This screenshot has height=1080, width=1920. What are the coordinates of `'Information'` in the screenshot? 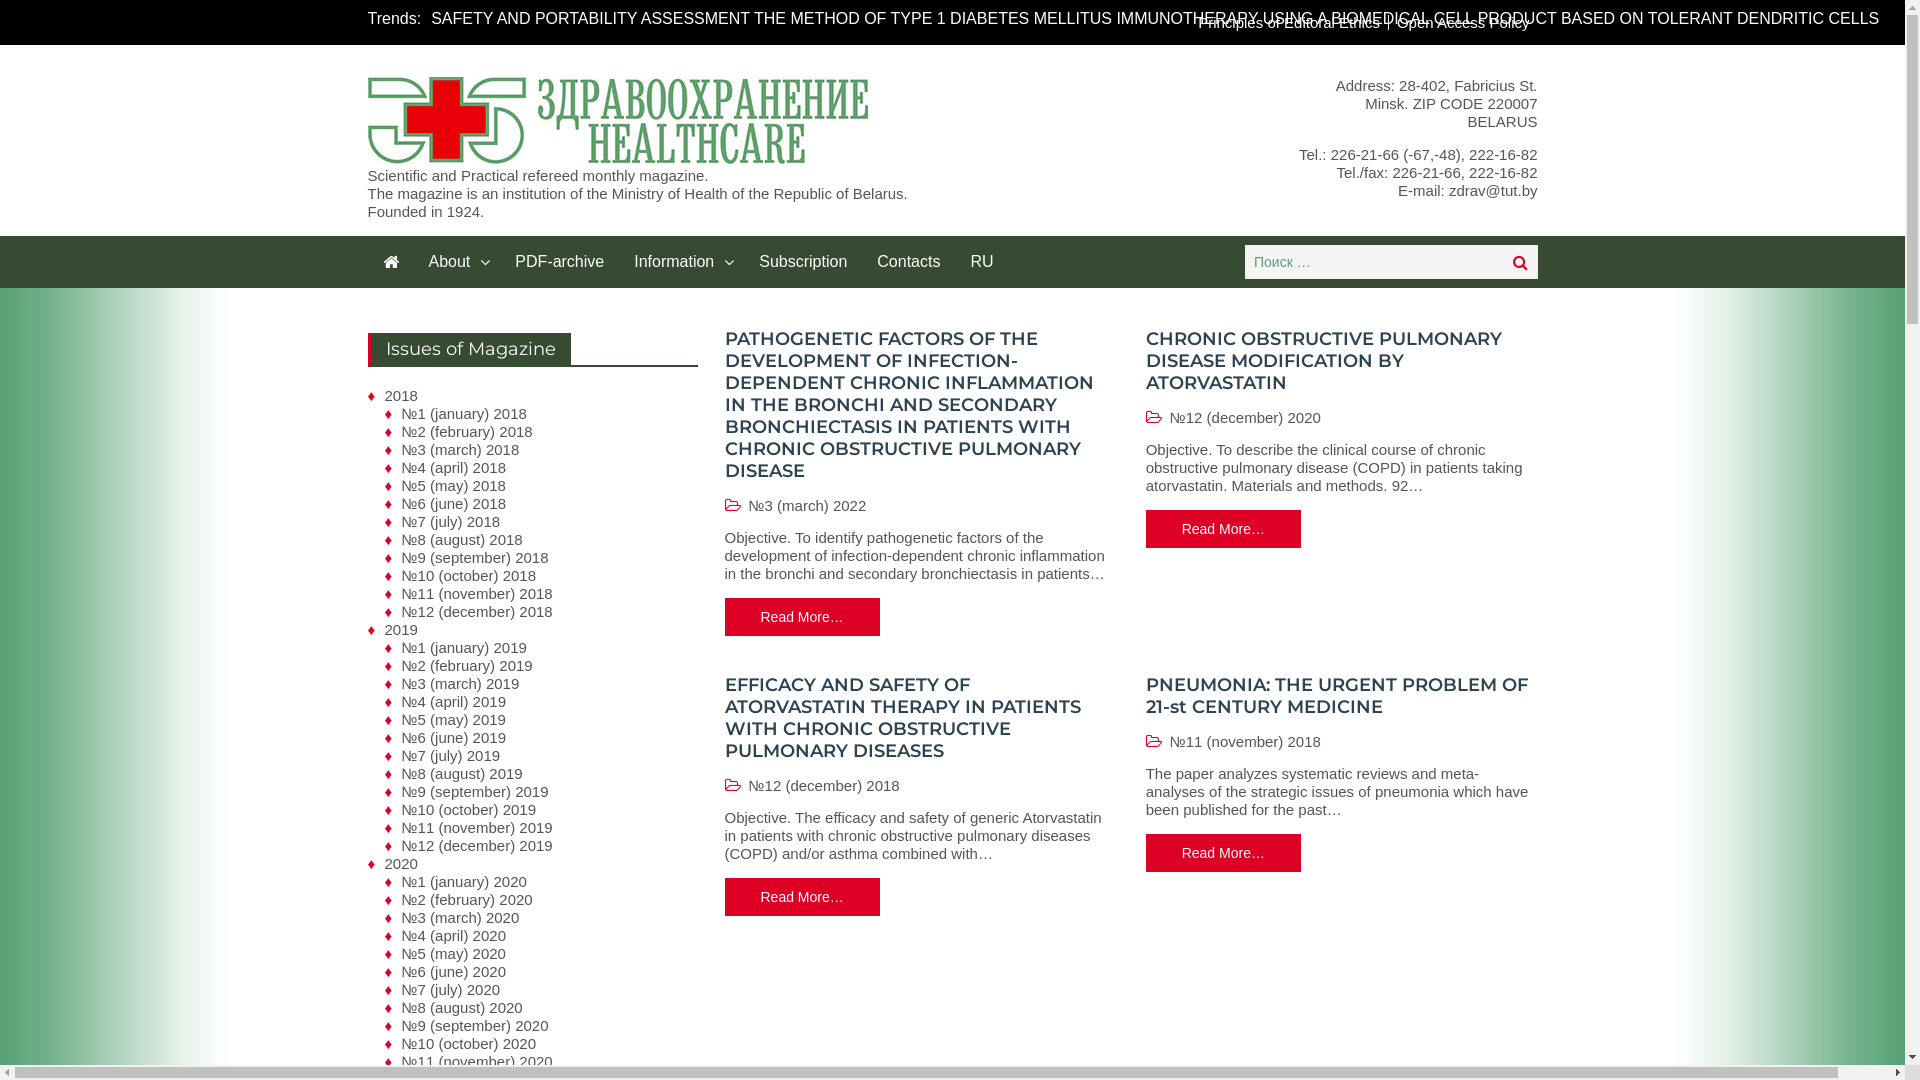 It's located at (681, 261).